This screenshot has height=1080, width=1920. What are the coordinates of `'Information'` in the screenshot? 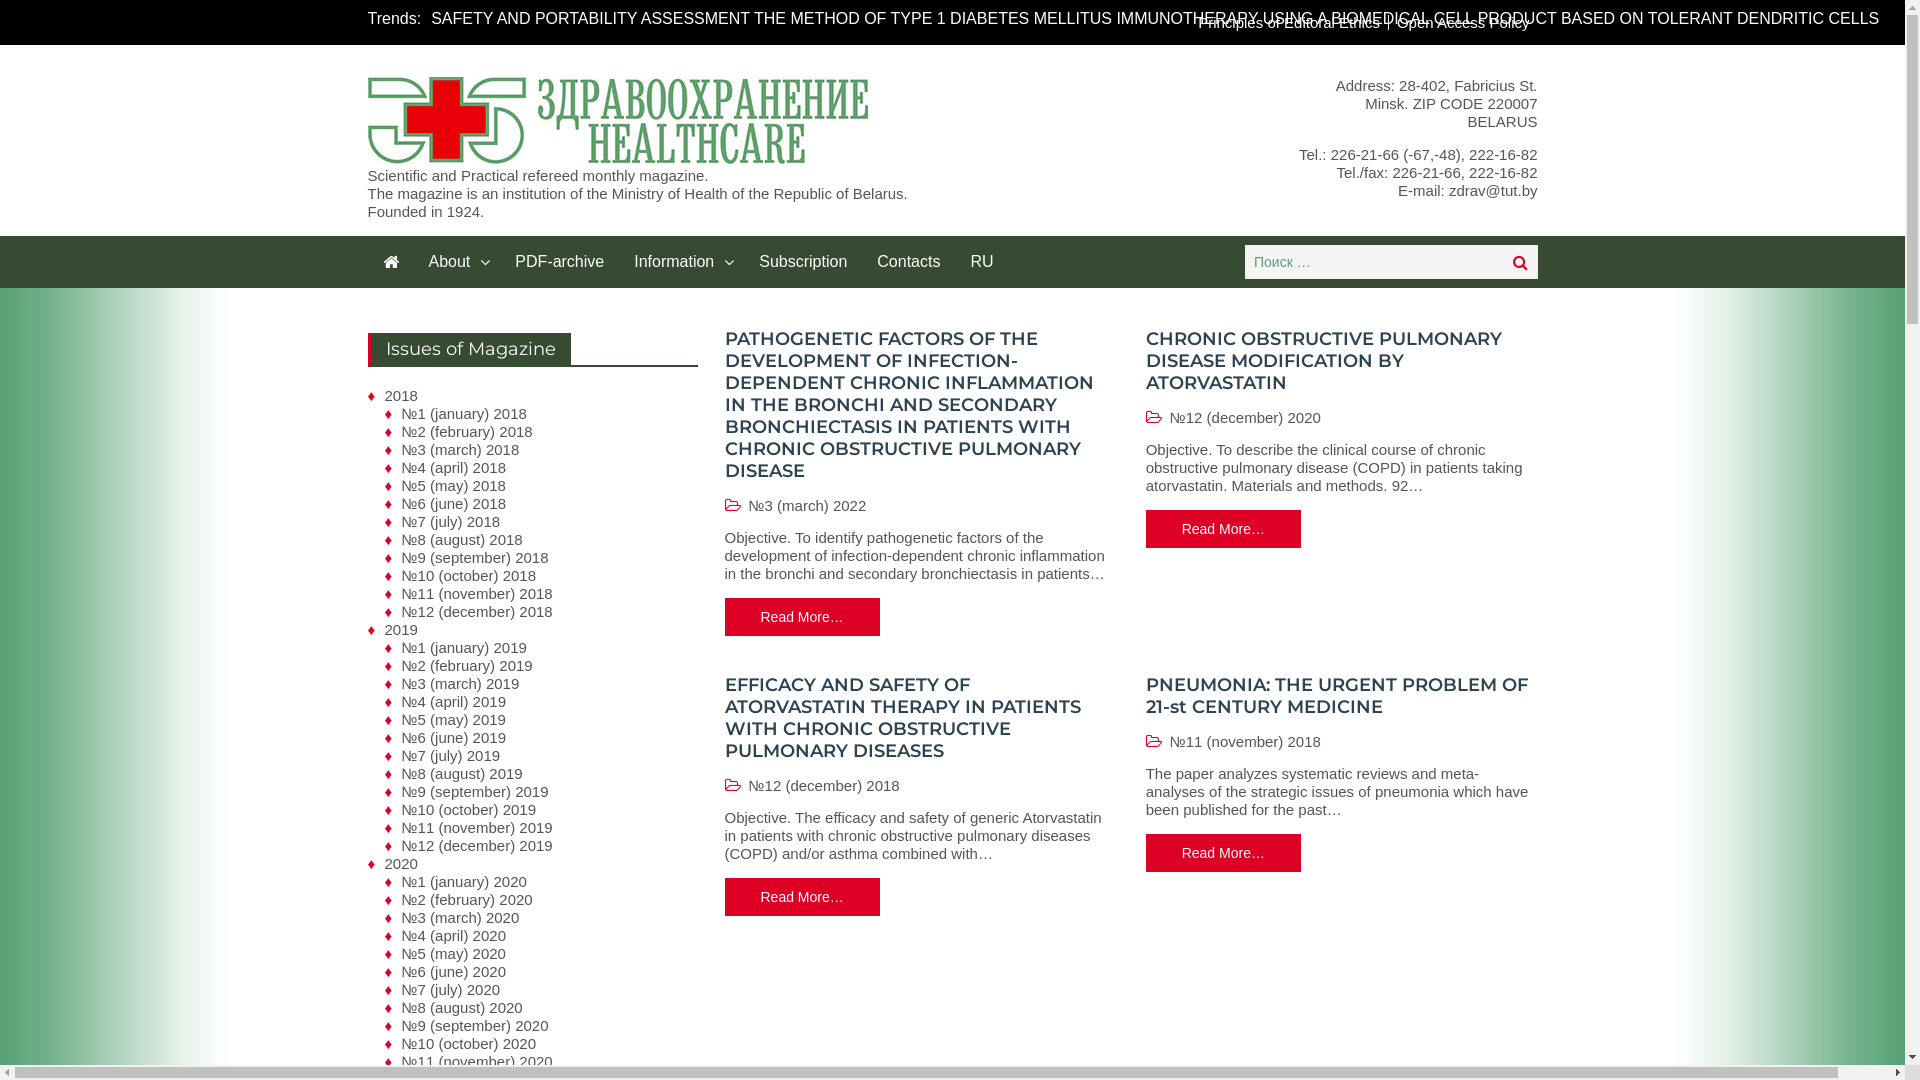 It's located at (681, 261).